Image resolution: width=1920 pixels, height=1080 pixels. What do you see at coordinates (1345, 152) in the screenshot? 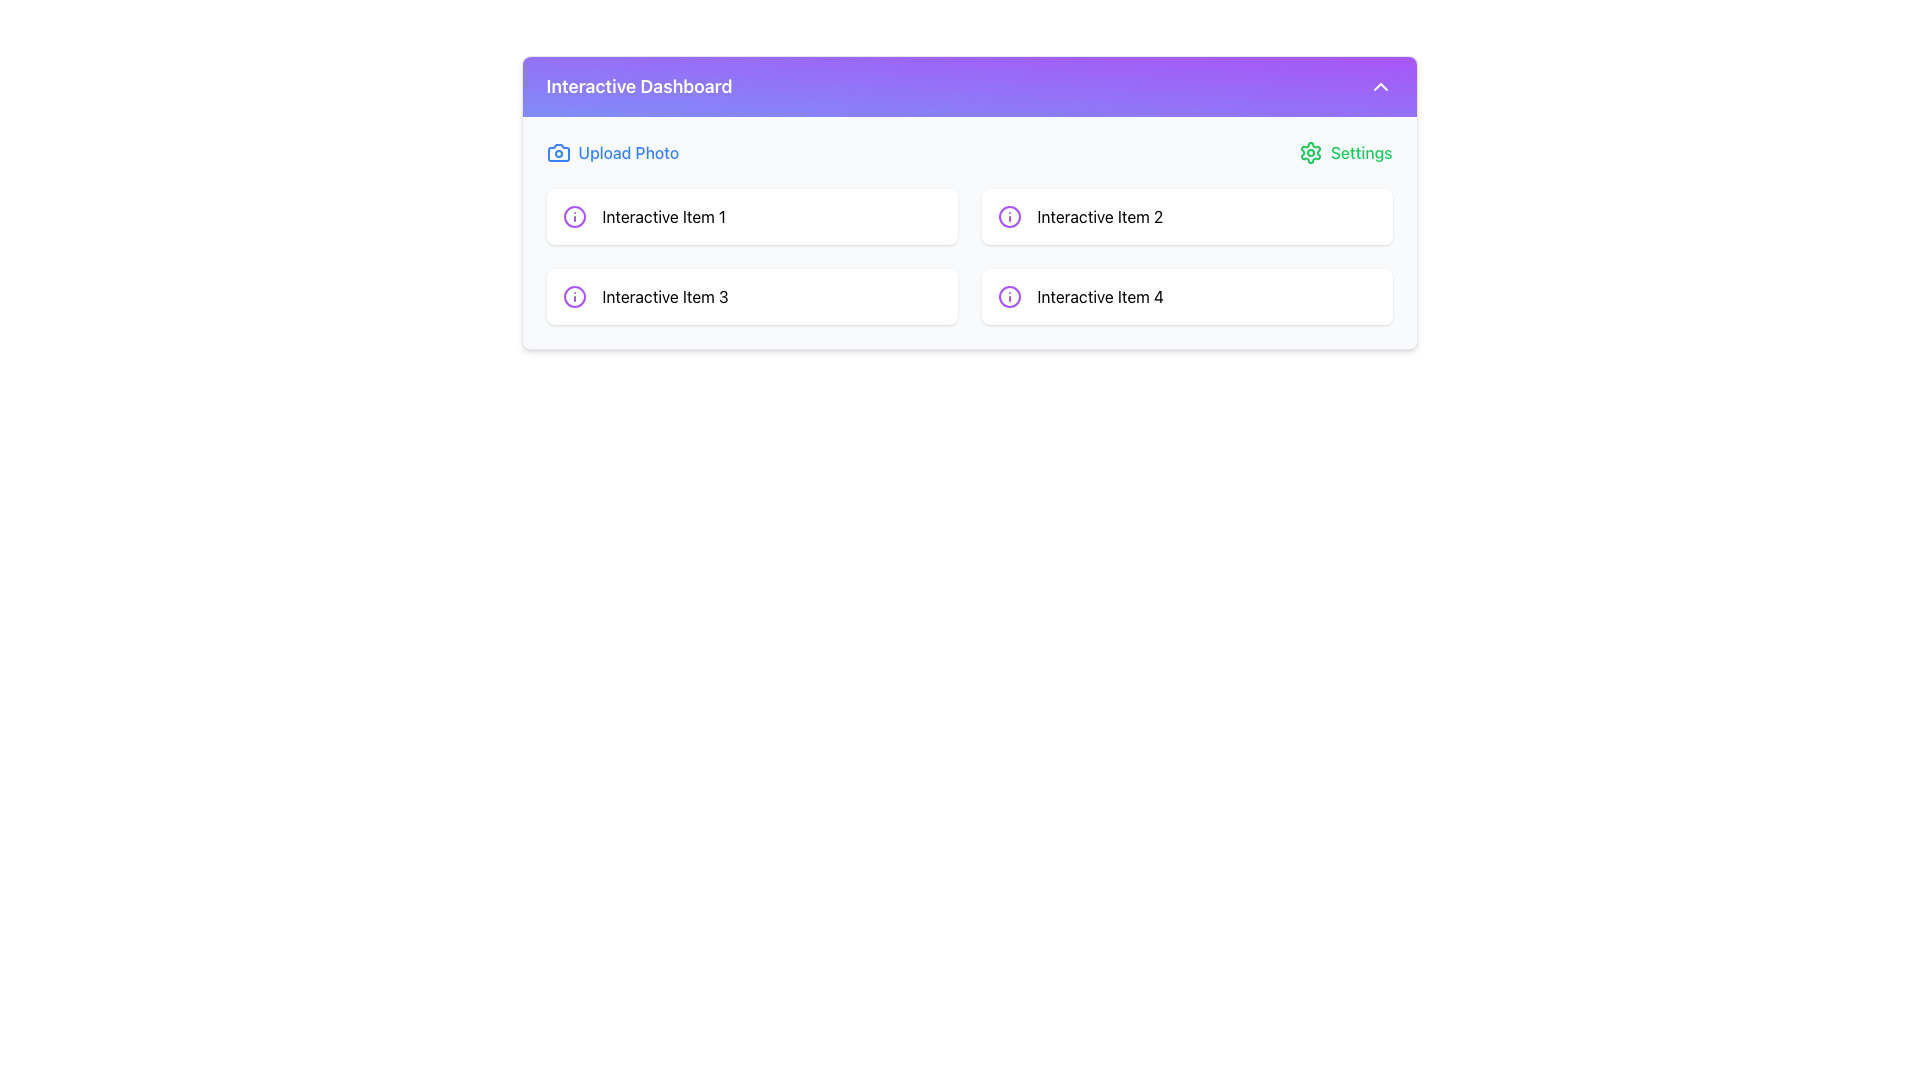
I see `the button in the top-right corner of the 'Upload Photo Settings' section` at bounding box center [1345, 152].